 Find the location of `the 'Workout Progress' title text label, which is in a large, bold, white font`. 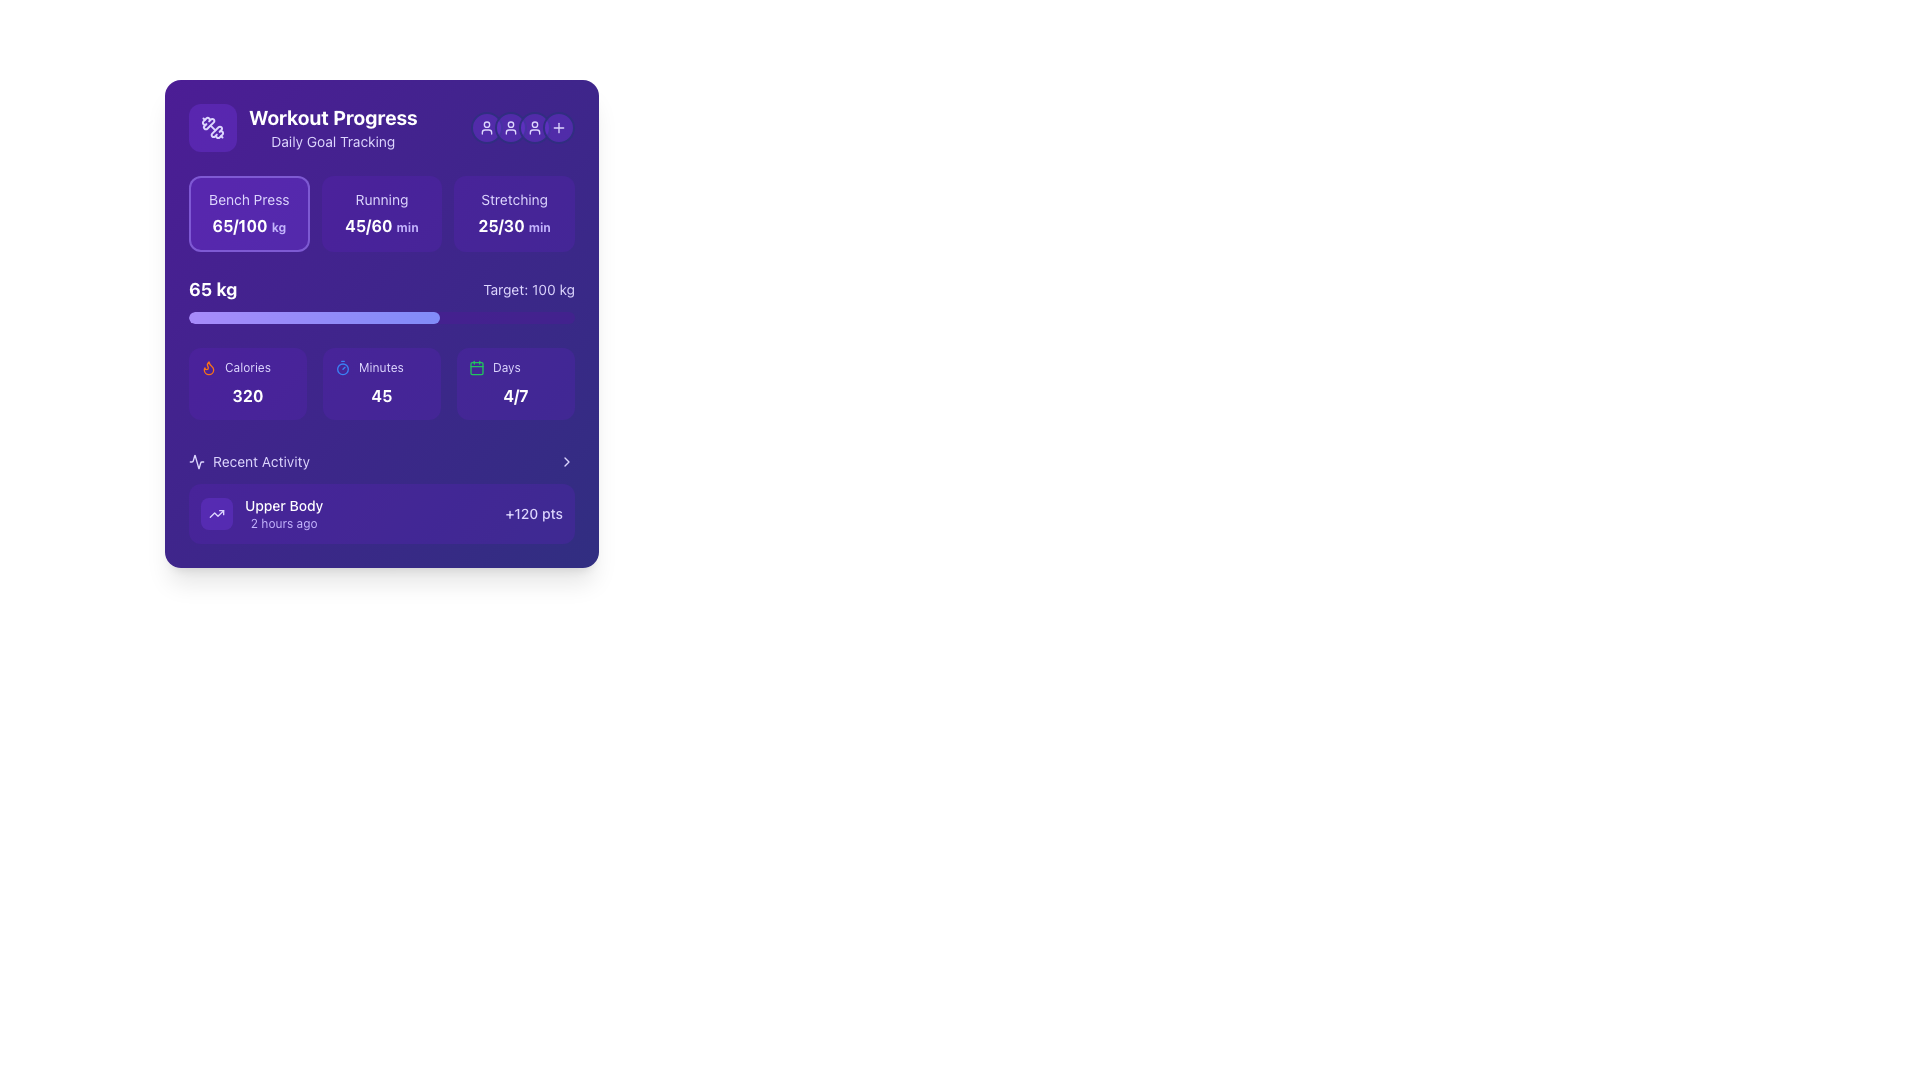

the 'Workout Progress' title text label, which is in a large, bold, white font is located at coordinates (333, 127).